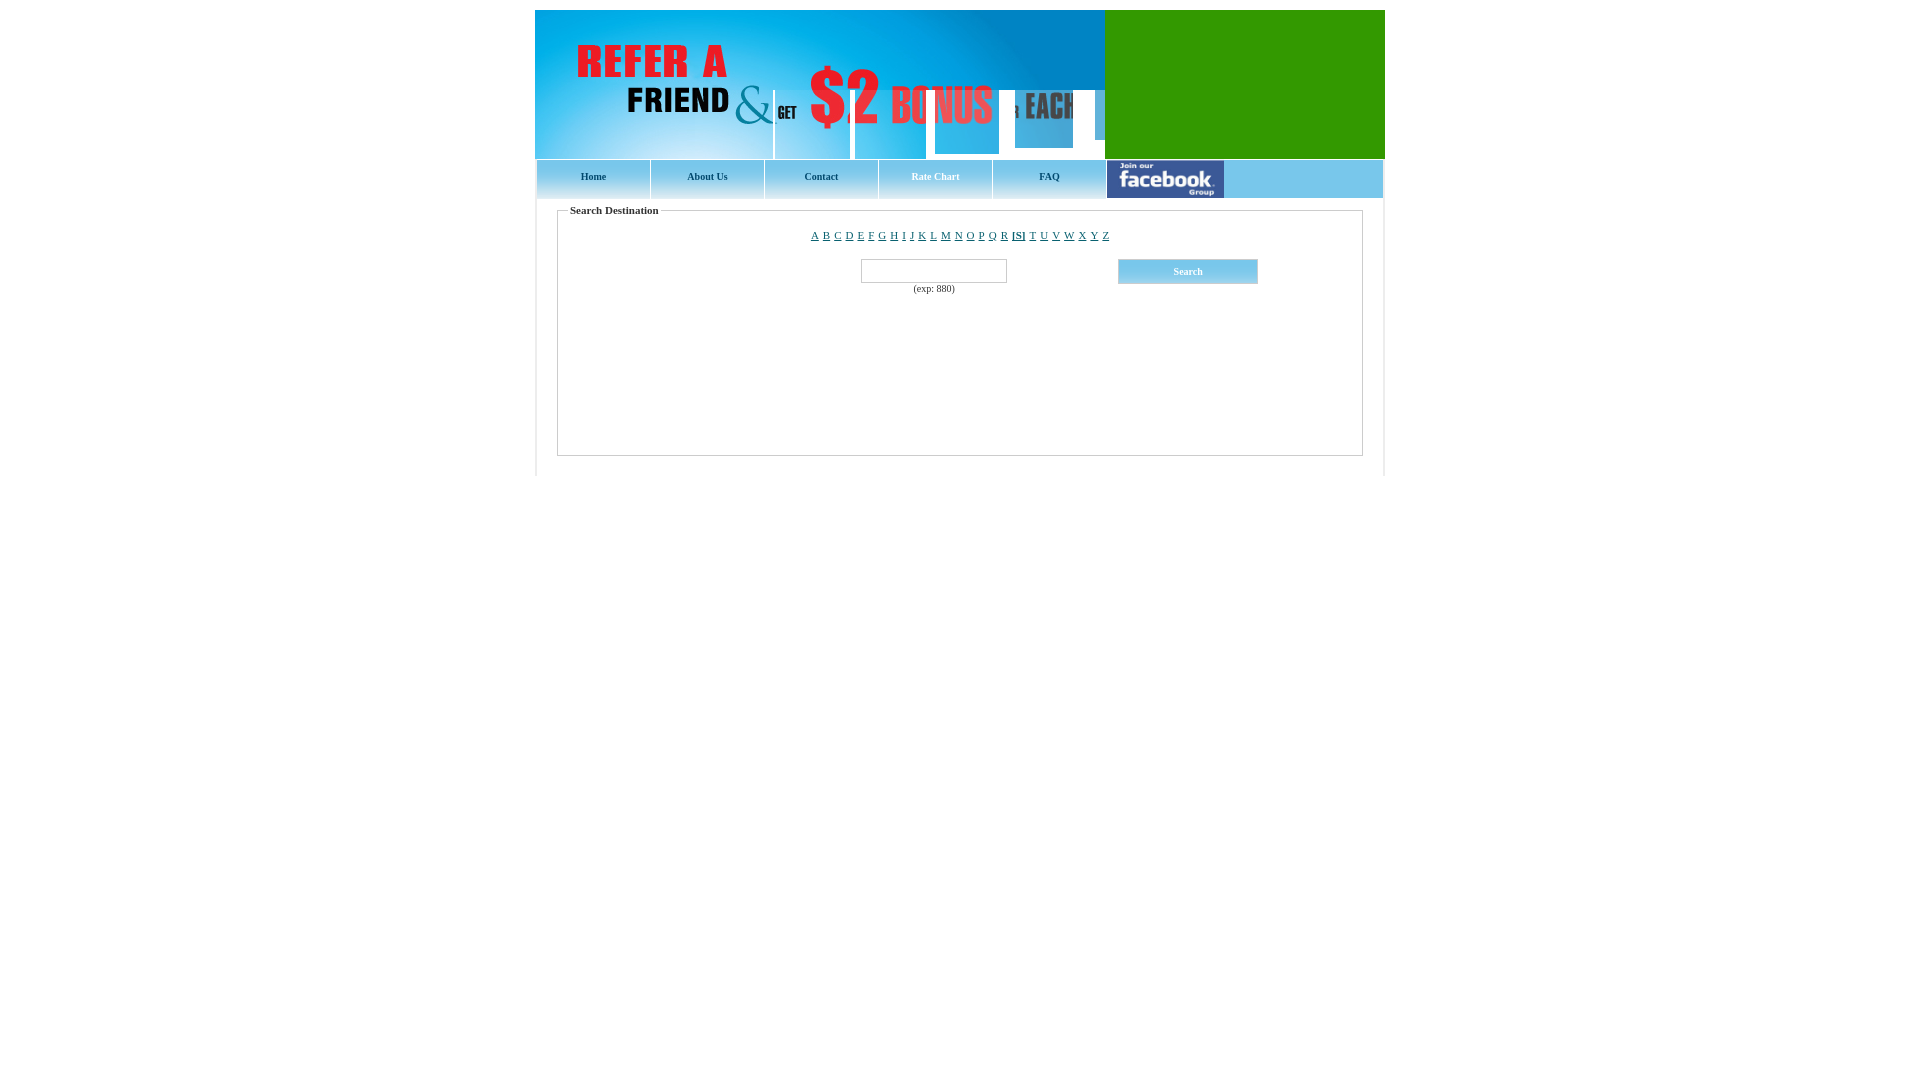 Image resolution: width=1920 pixels, height=1080 pixels. Describe the element at coordinates (911, 234) in the screenshot. I see `'J'` at that location.